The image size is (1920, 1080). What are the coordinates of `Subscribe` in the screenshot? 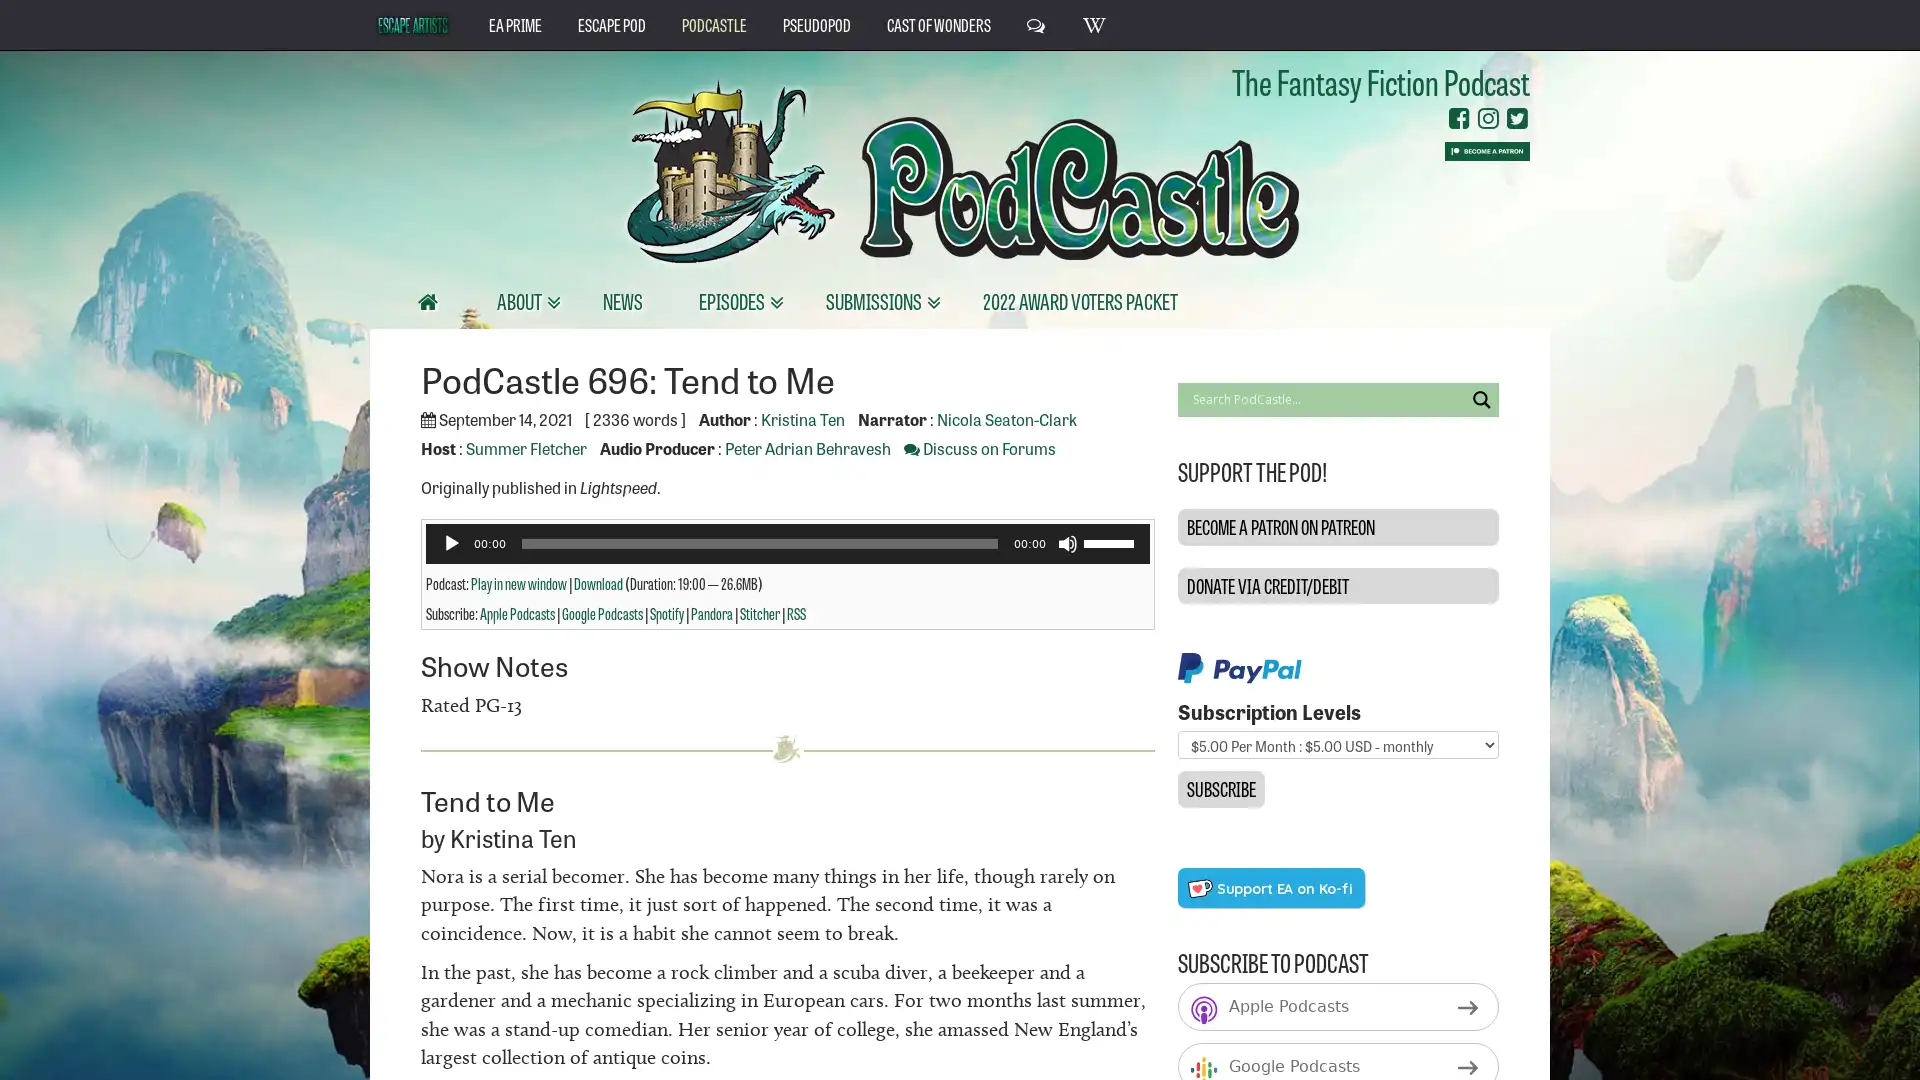 It's located at (1219, 788).